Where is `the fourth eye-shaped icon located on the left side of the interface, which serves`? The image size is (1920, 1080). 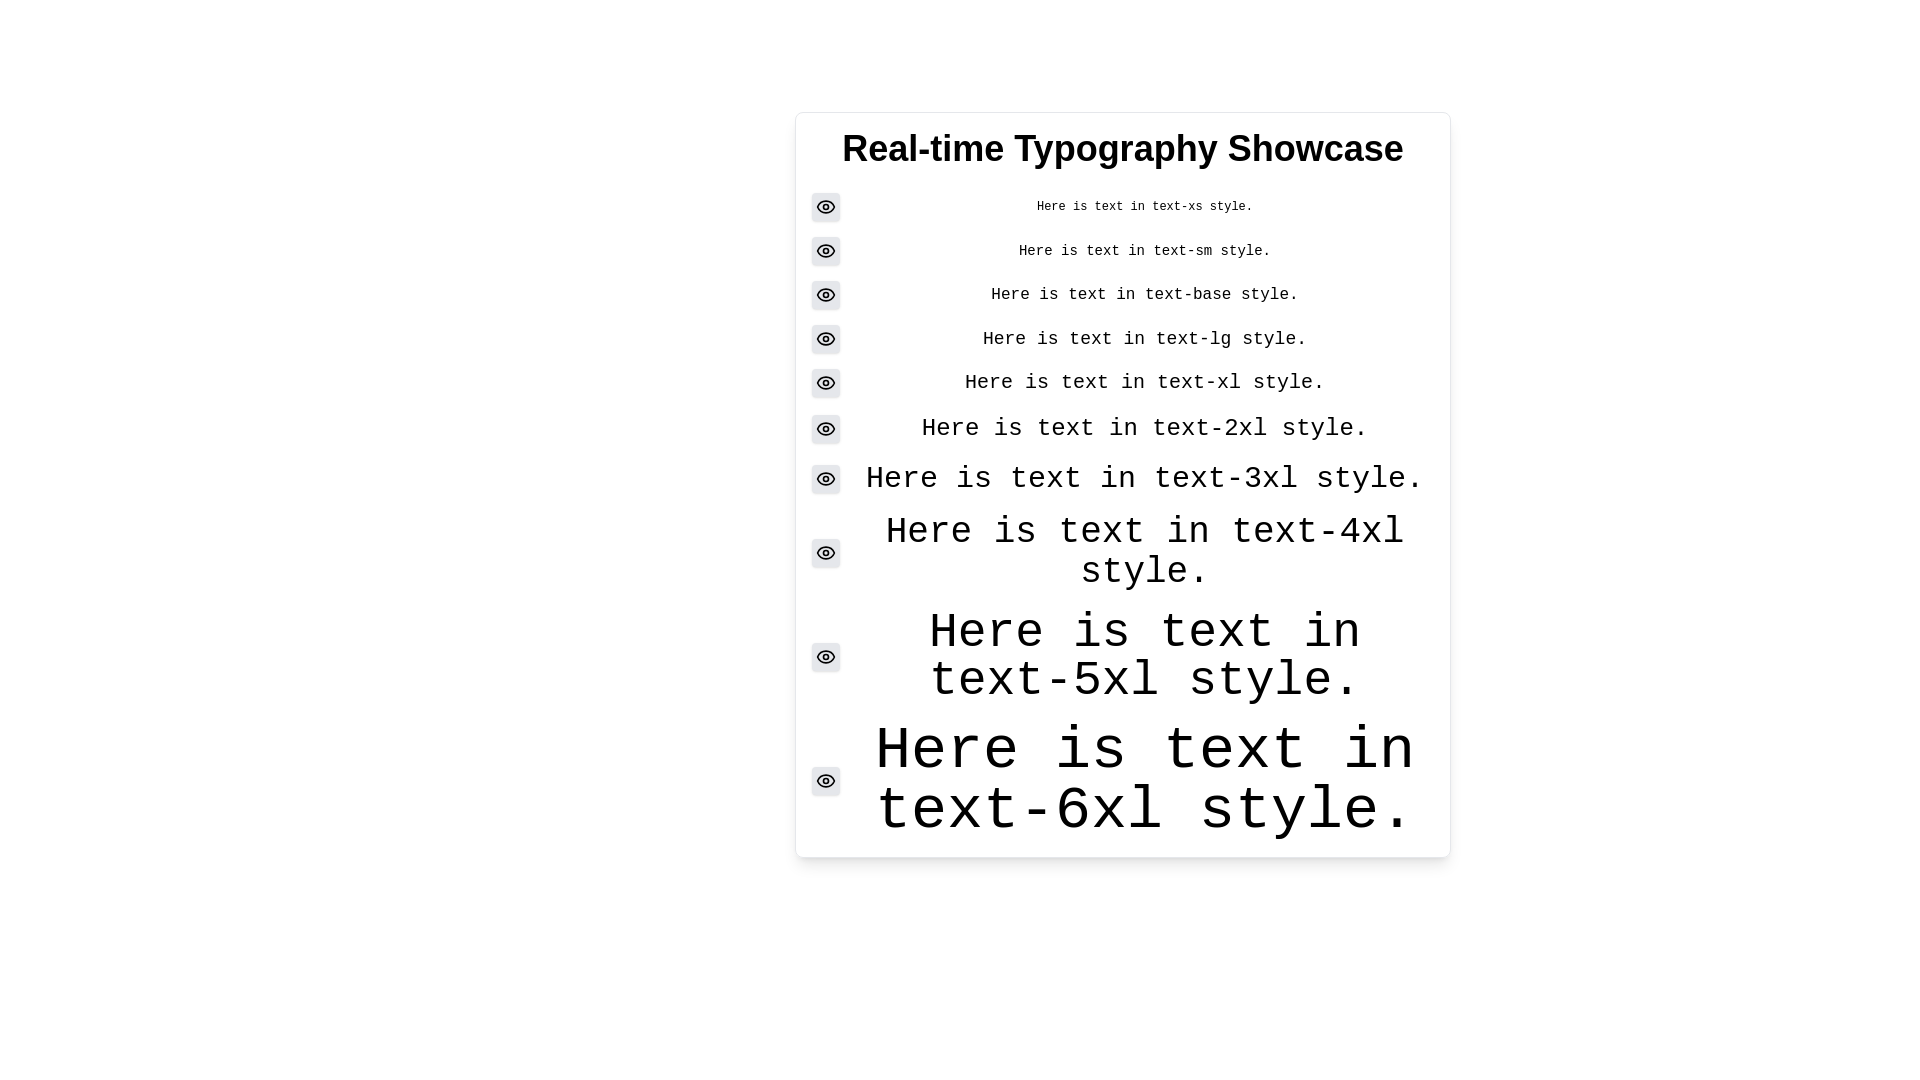 the fourth eye-shaped icon located on the left side of the interface, which serves is located at coordinates (825, 382).